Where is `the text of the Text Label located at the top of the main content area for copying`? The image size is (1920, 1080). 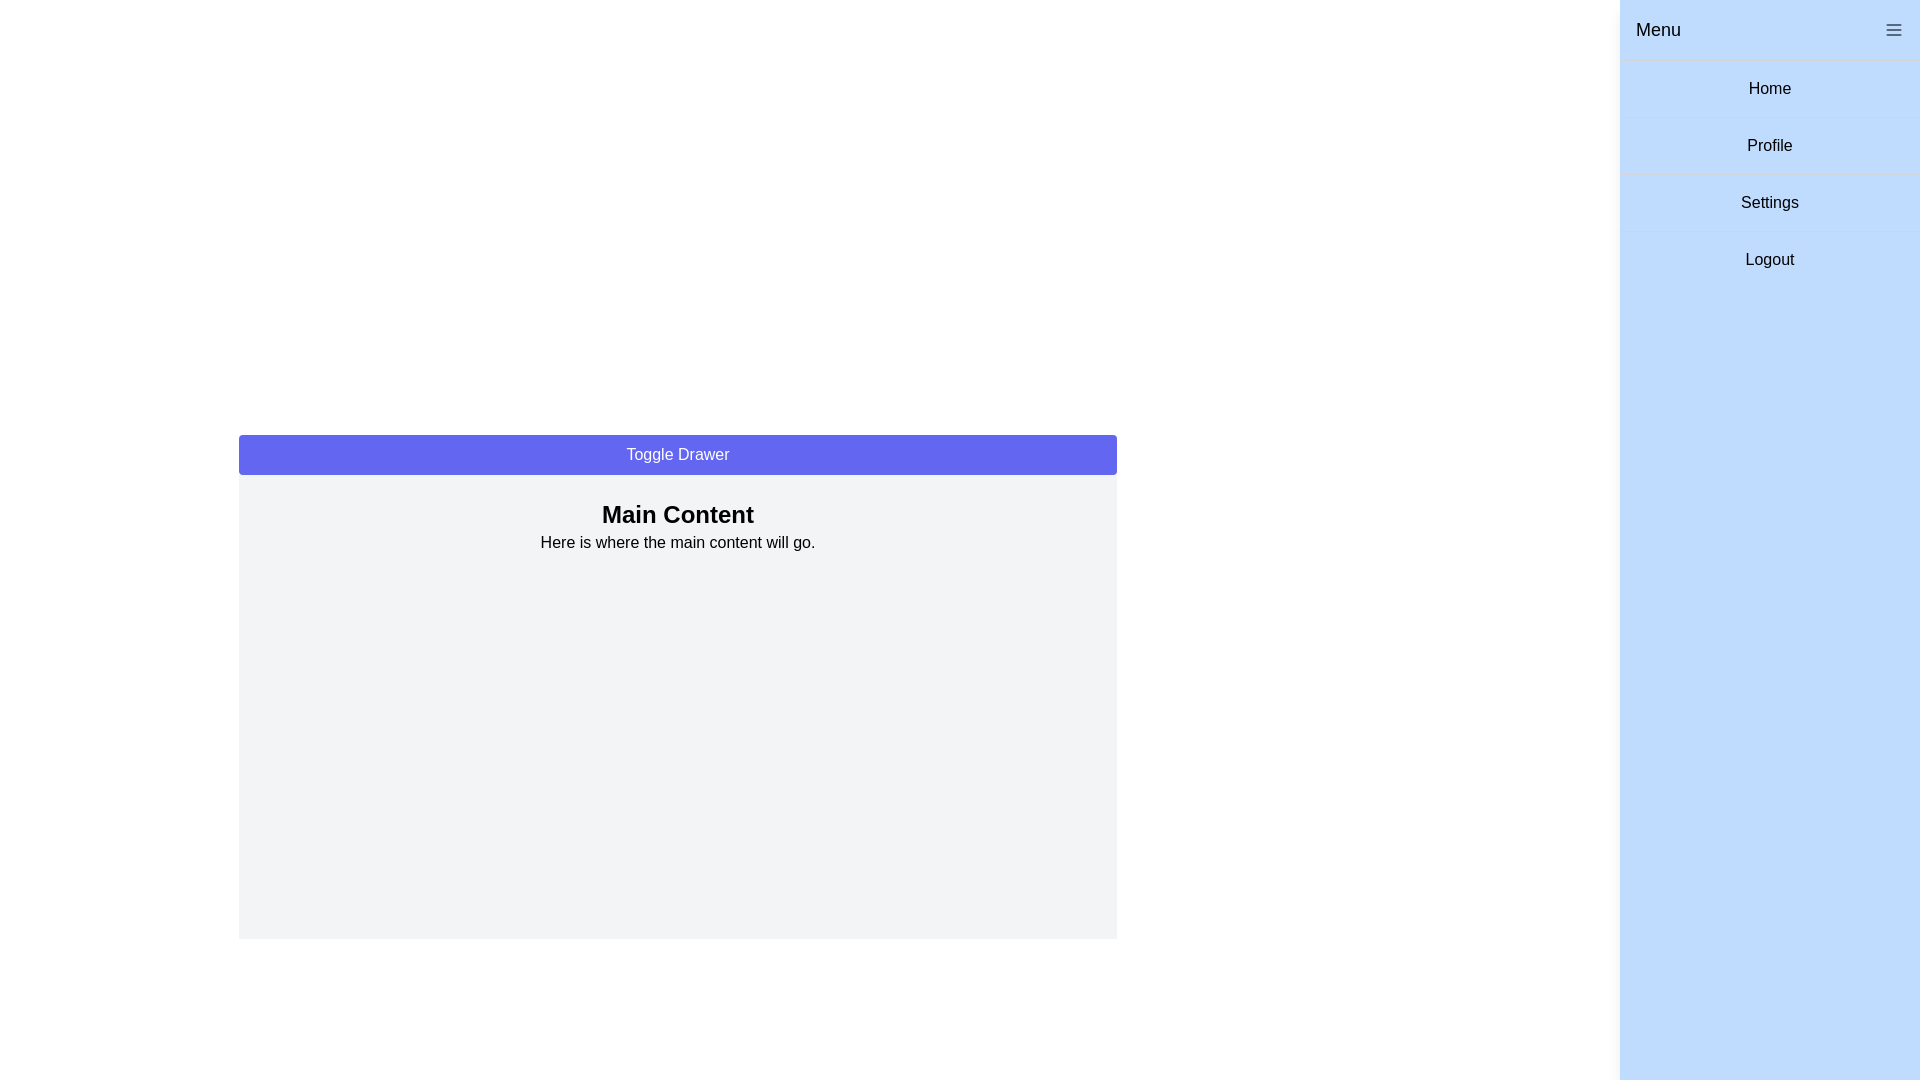
the text of the Text Label located at the top of the main content area for copying is located at coordinates (677, 514).